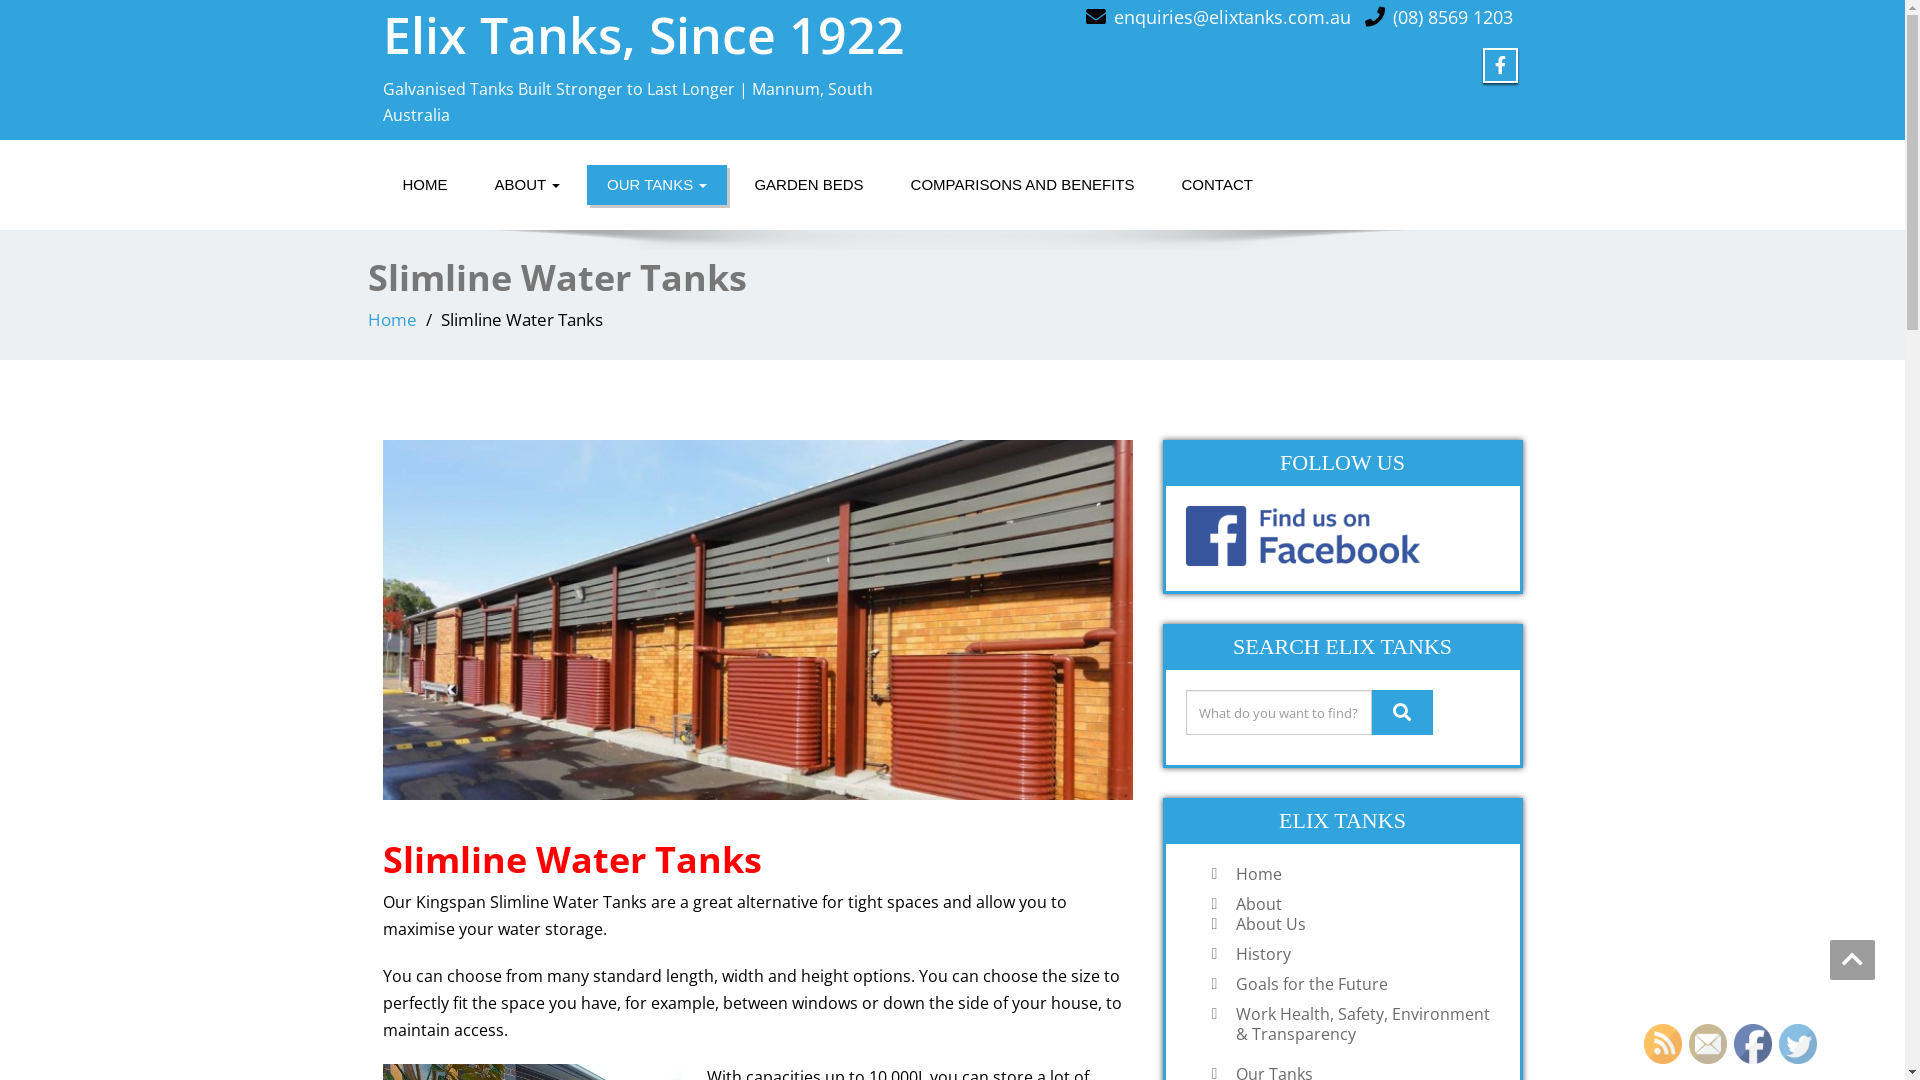  I want to click on 'COMPARISONS AND BENEFITS', so click(1022, 185).